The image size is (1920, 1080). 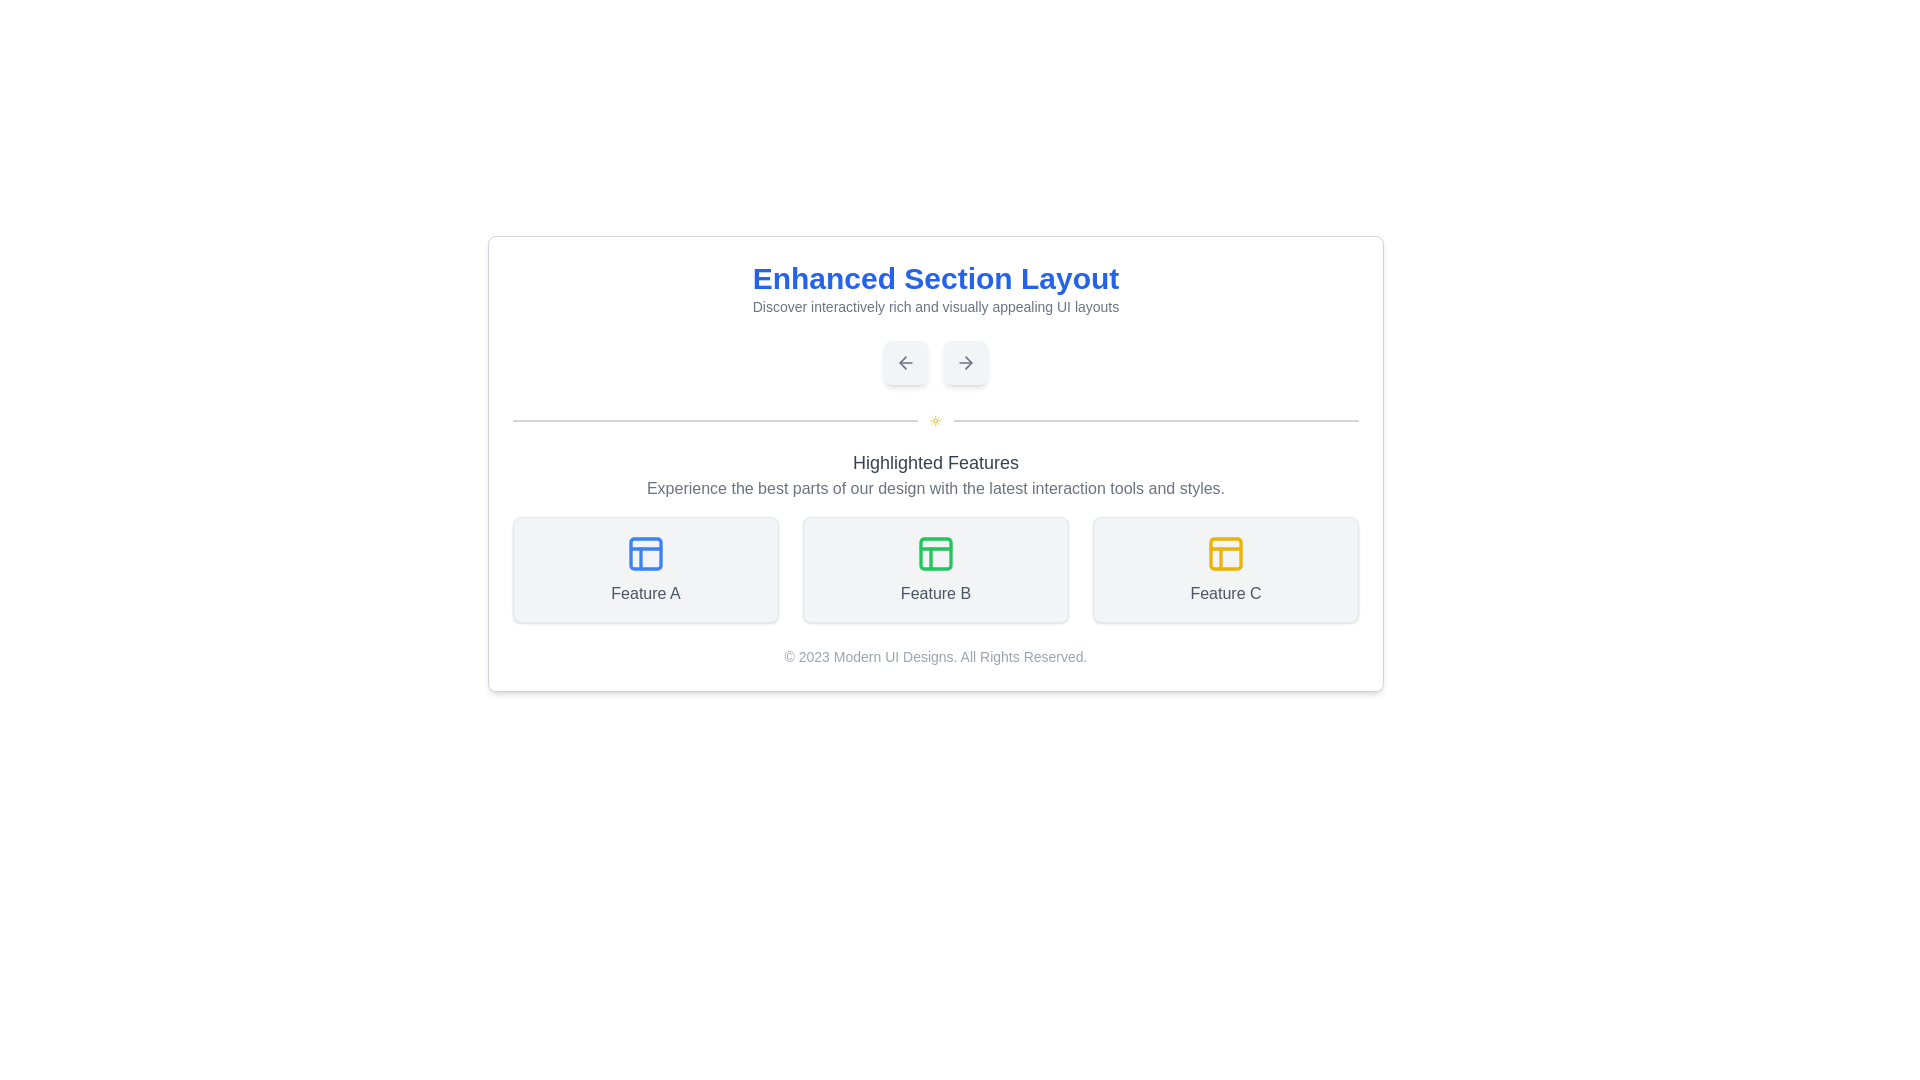 I want to click on the yellow rounded rectangle within the 'Feature C' button in the bottom right section of the icon, so click(x=1224, y=554).